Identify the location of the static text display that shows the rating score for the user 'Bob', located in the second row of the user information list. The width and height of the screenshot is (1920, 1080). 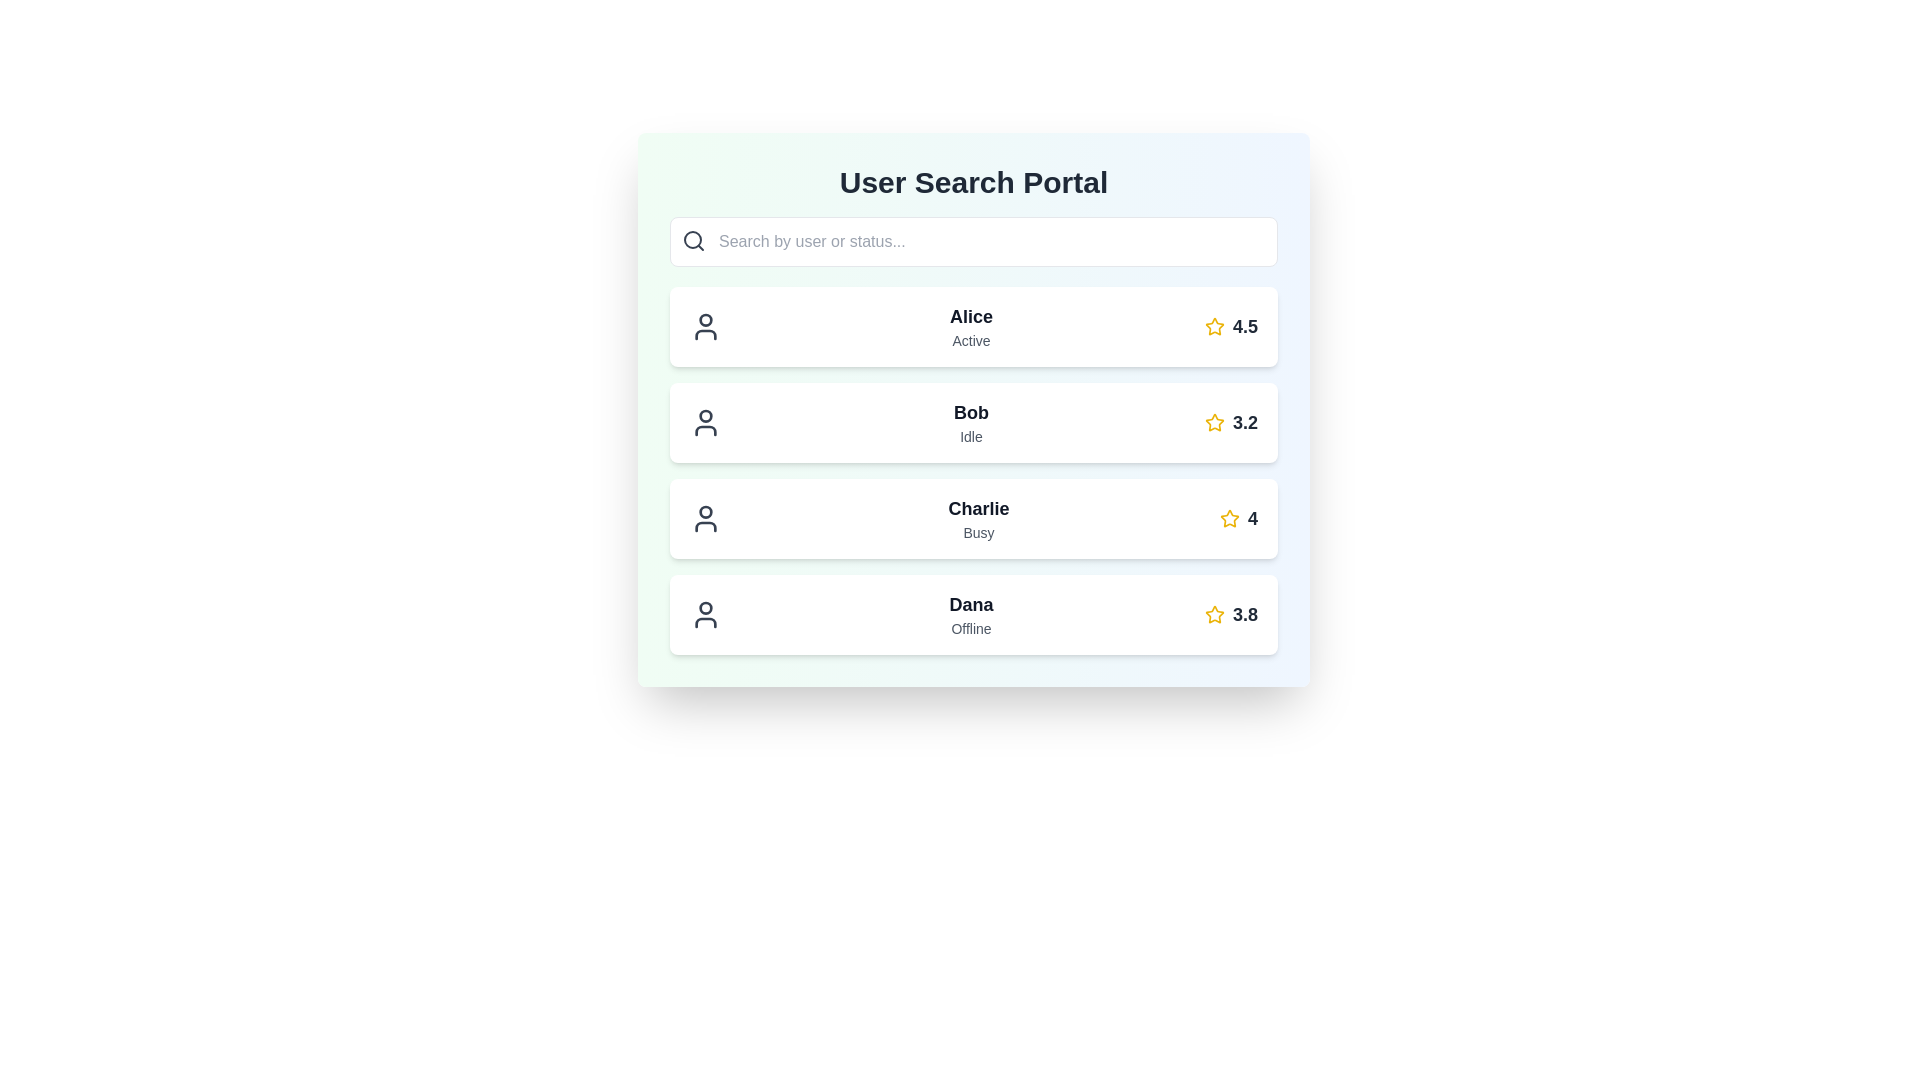
(1244, 422).